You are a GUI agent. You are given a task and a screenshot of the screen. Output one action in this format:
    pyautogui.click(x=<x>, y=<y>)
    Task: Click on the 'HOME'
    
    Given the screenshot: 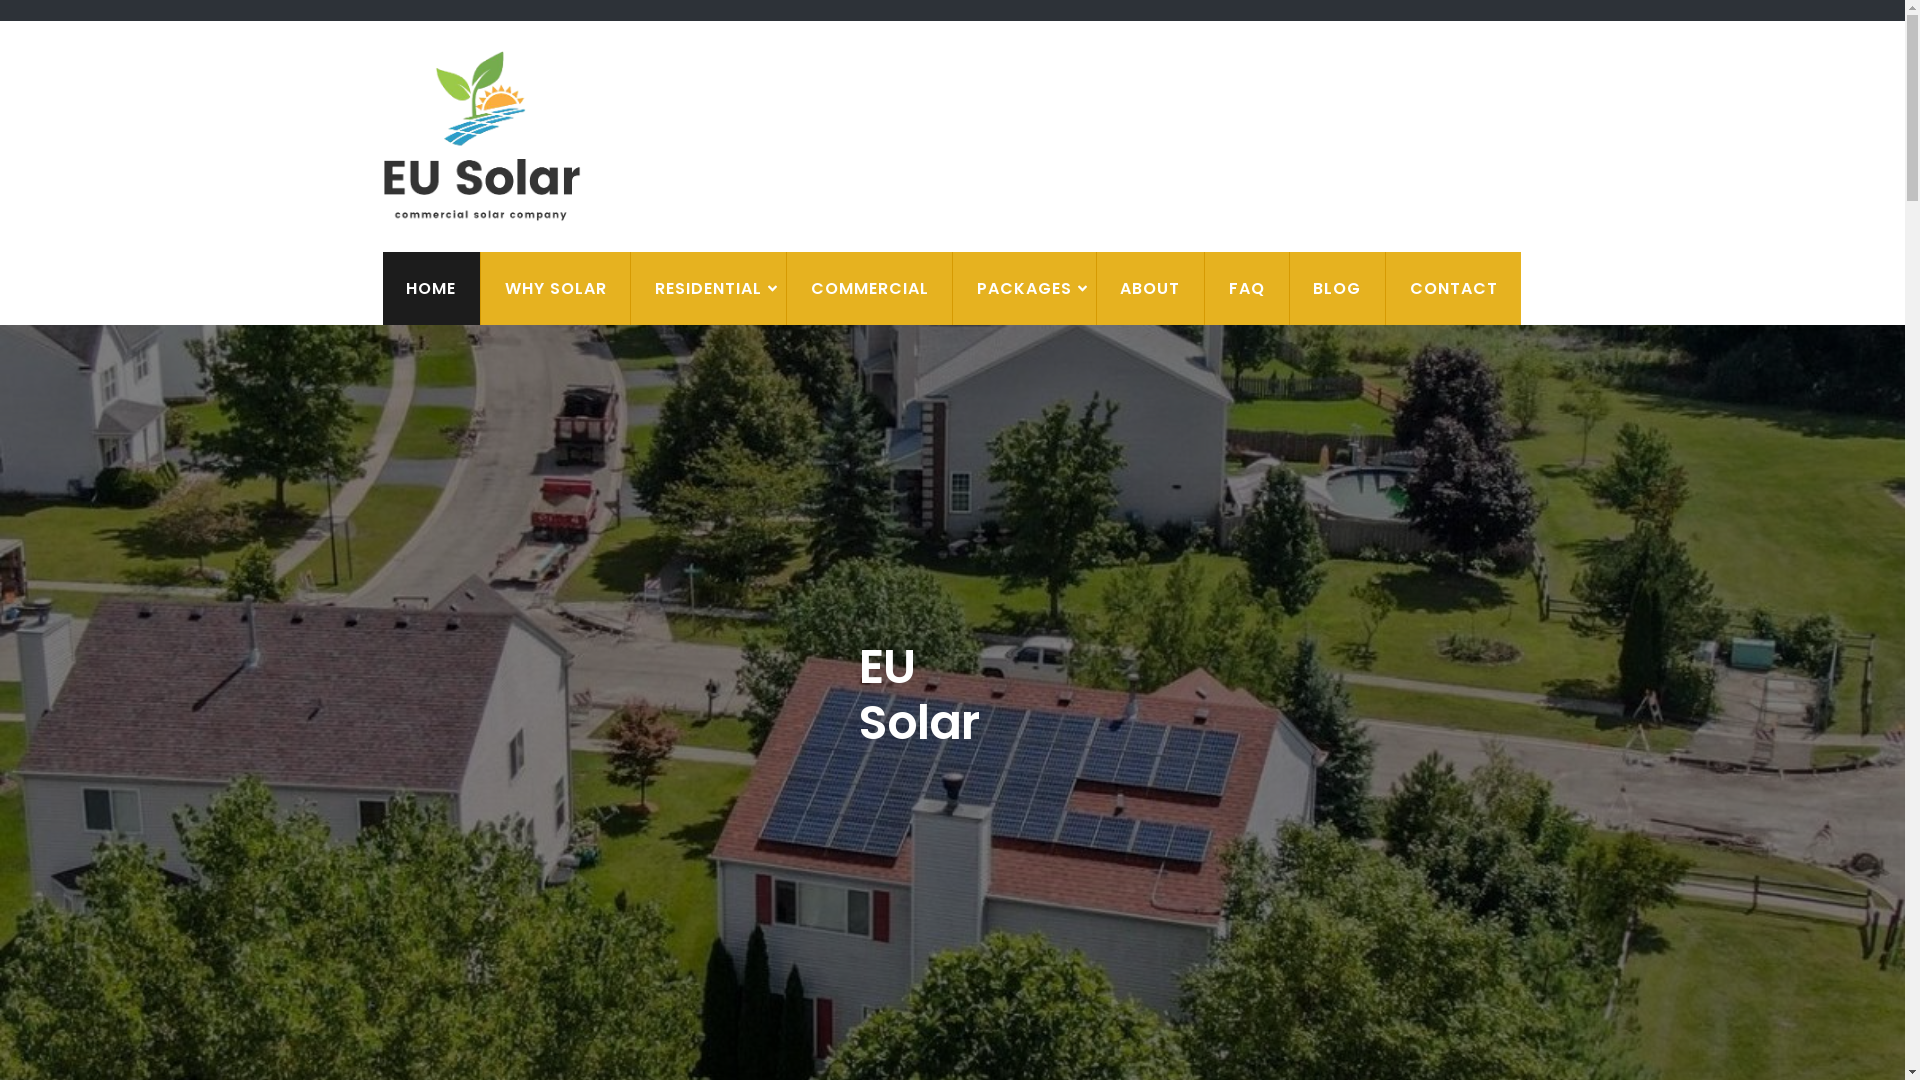 What is the action you would take?
    pyautogui.click(x=429, y=288)
    